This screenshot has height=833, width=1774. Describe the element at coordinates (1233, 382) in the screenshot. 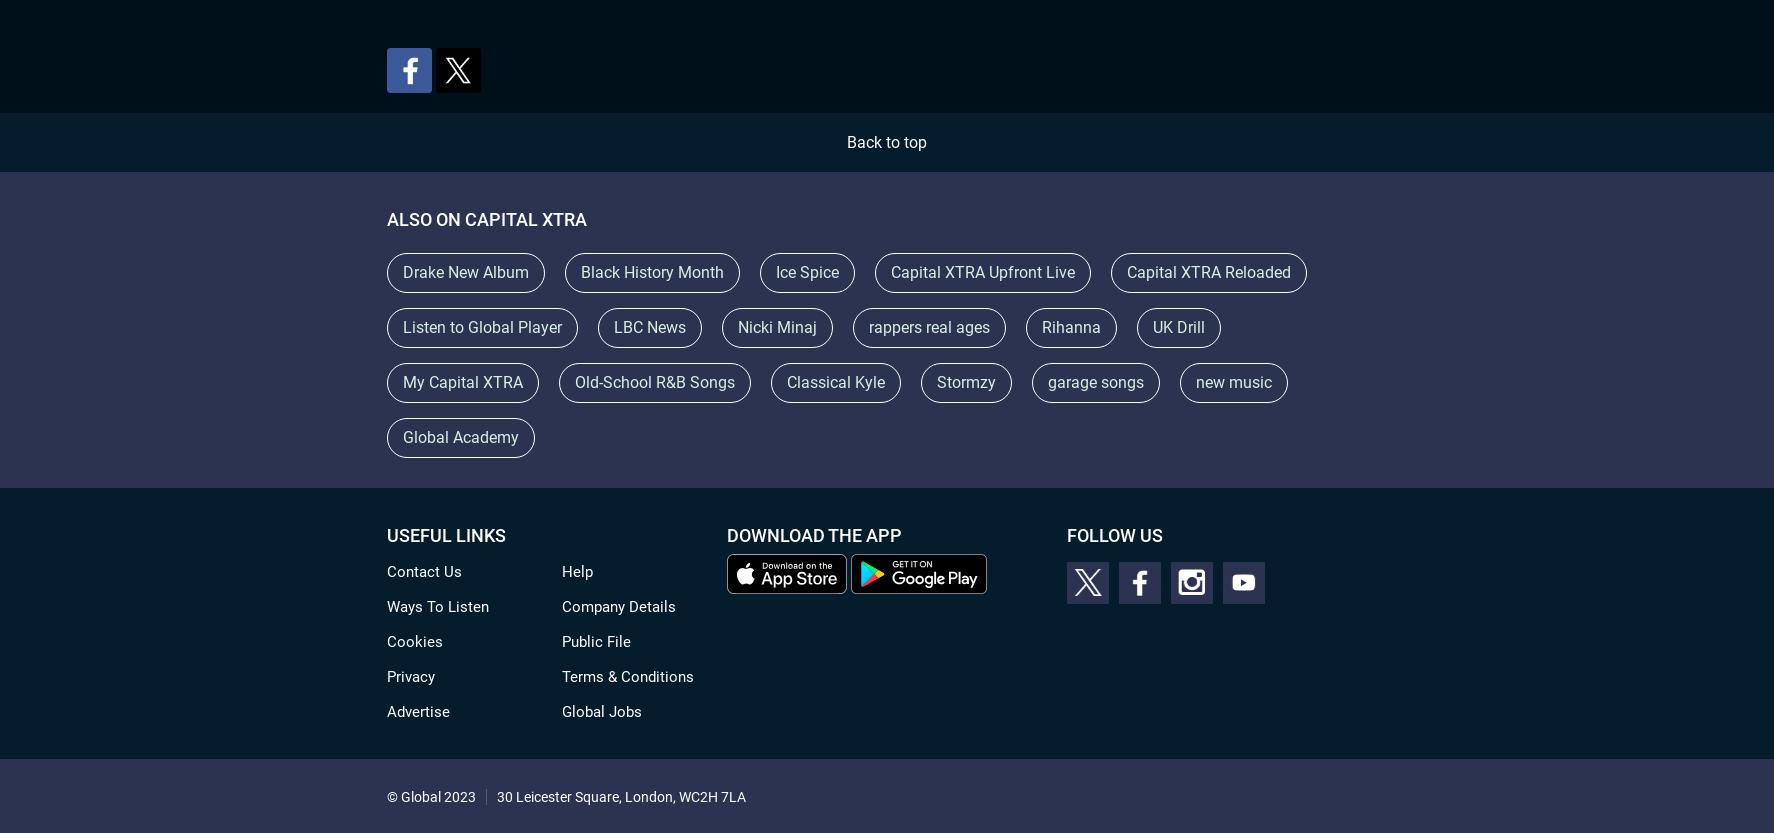

I see `'new music'` at that location.